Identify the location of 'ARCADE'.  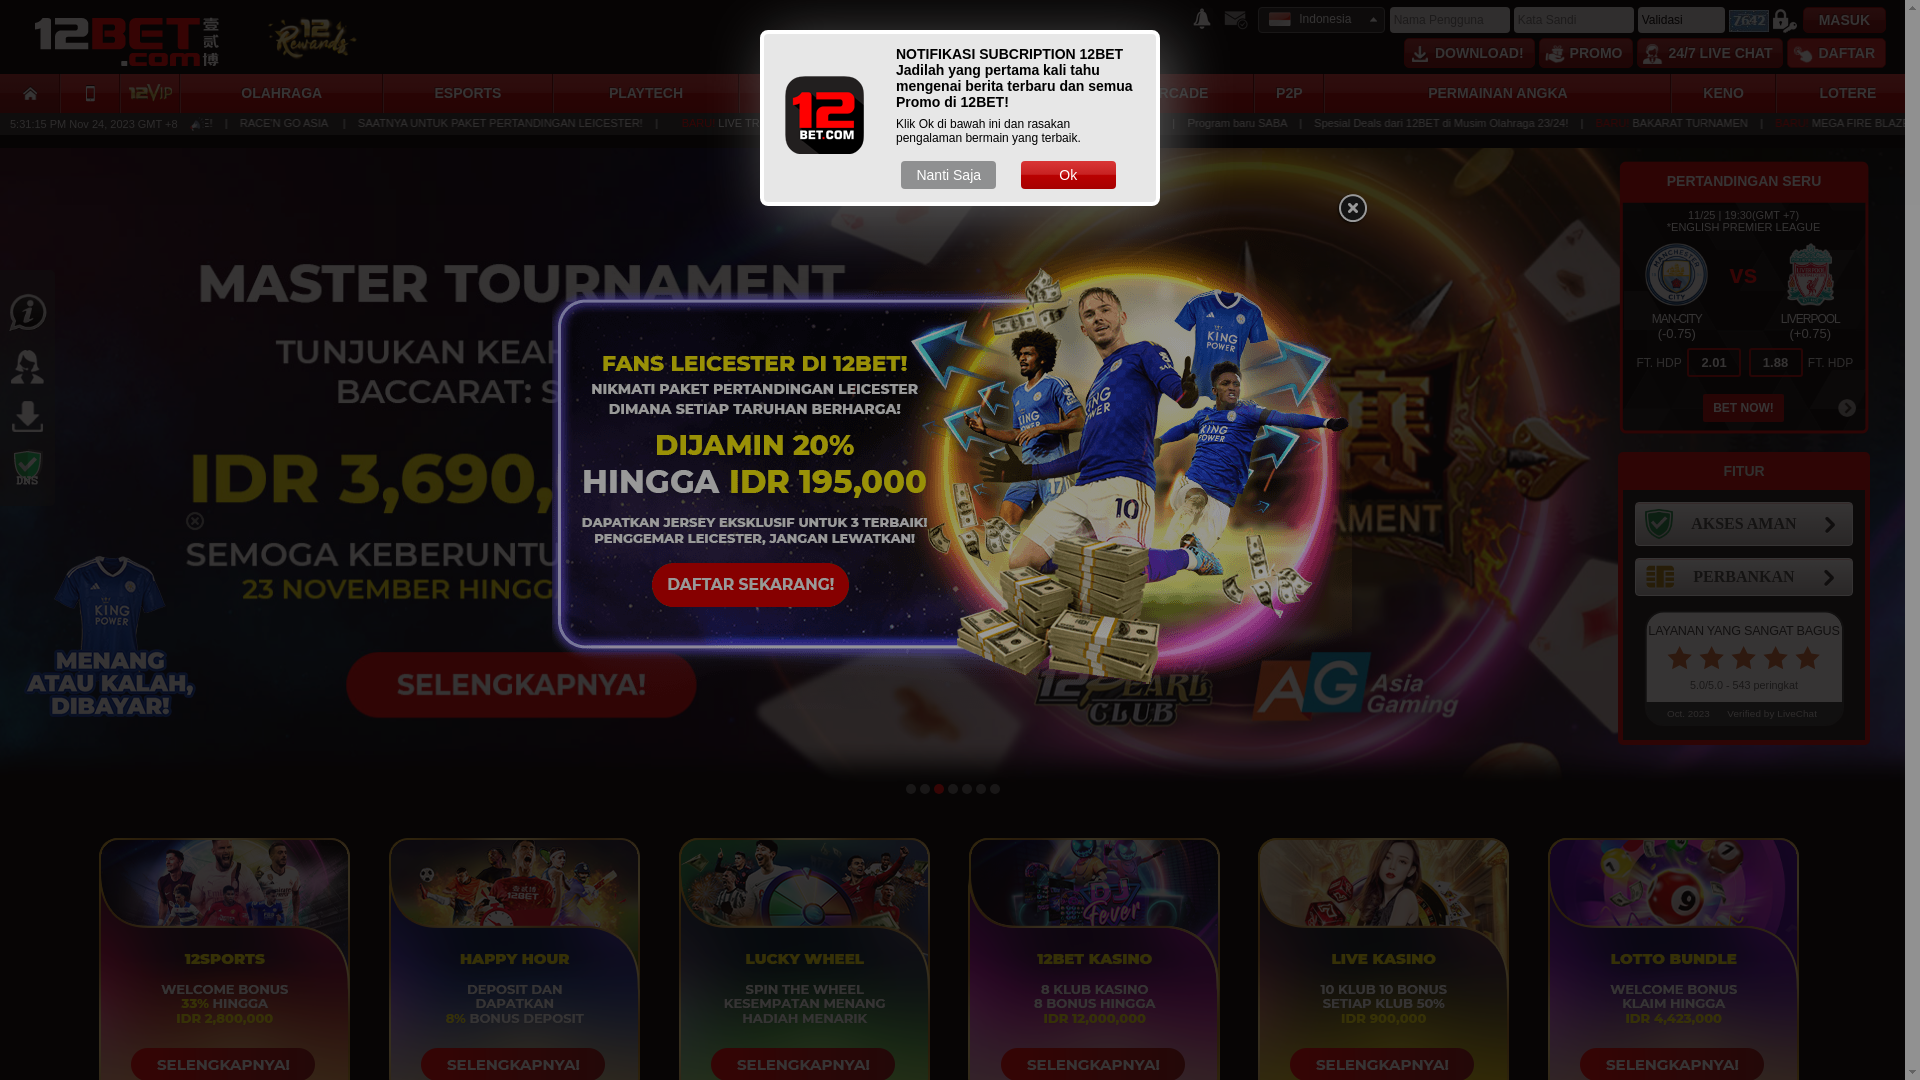
(1177, 93).